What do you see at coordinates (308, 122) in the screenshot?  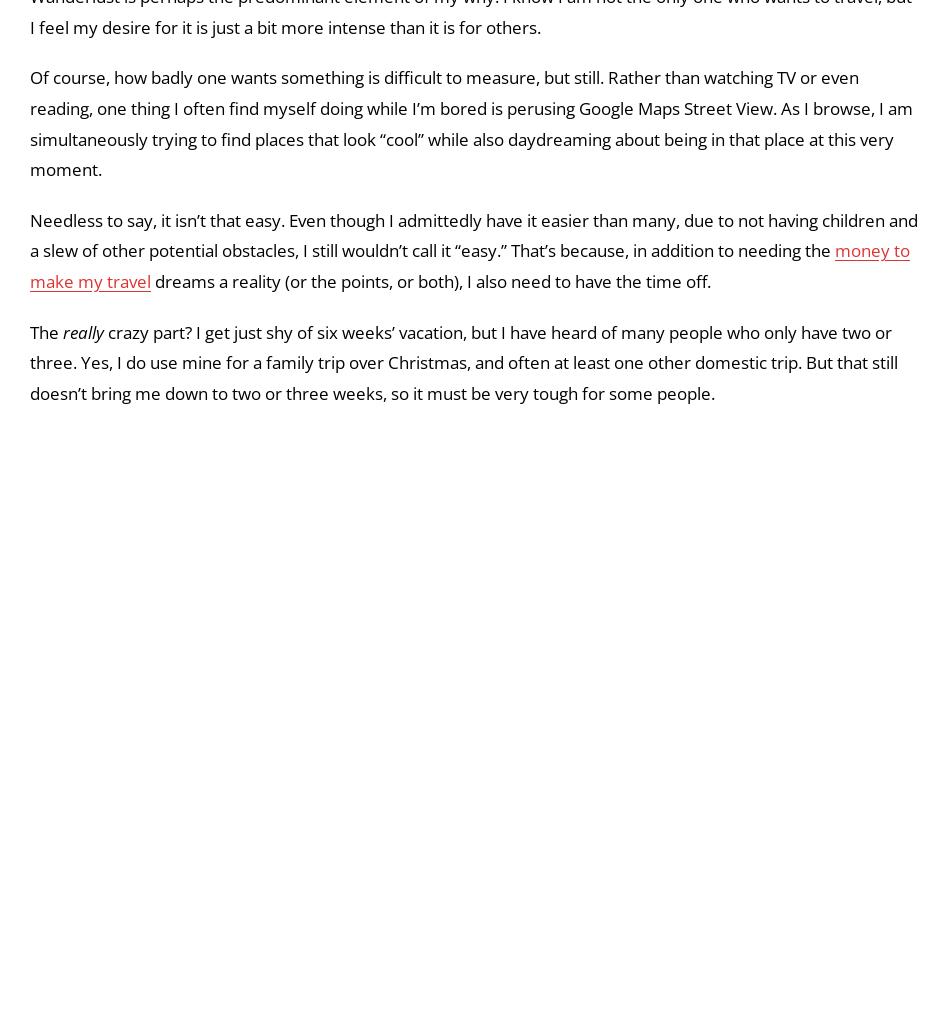 I see `'early retirement isn’t for everyone'` at bounding box center [308, 122].